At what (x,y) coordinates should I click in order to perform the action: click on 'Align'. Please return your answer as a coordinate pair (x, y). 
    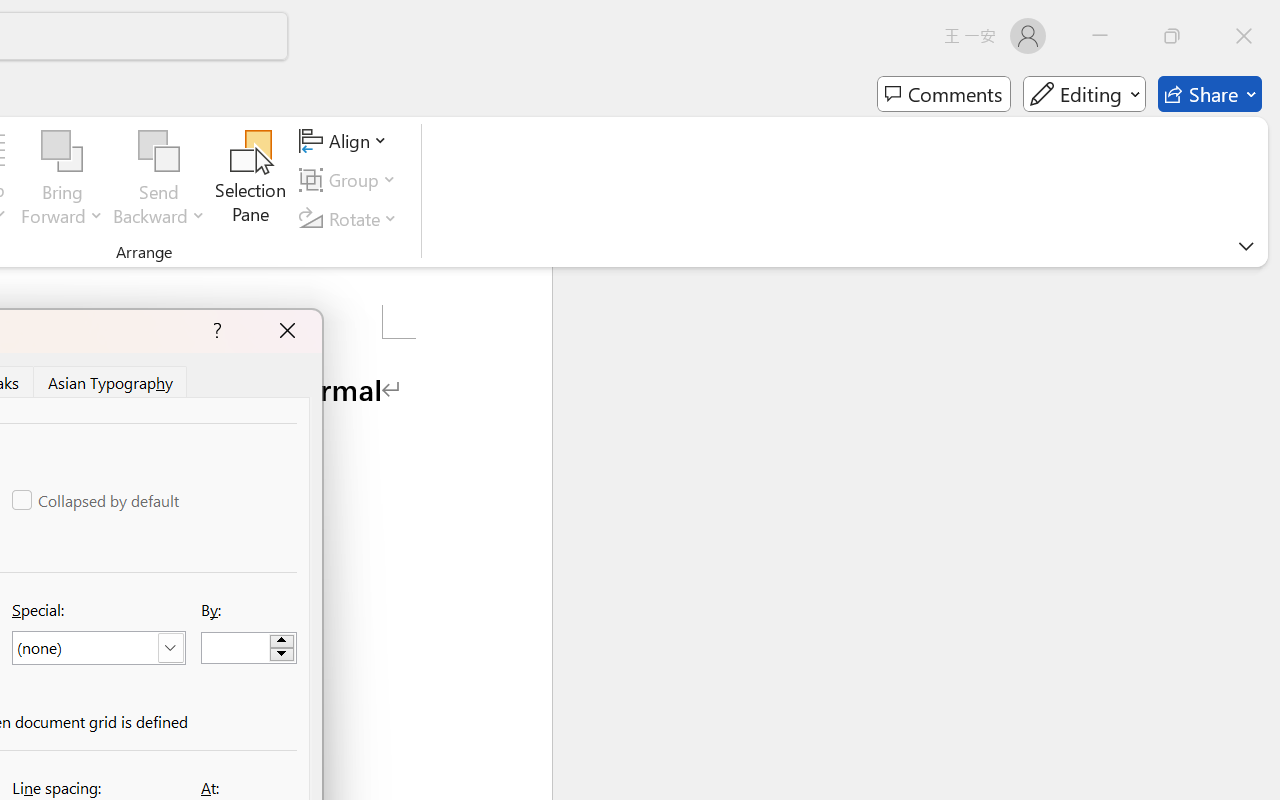
    Looking at the image, I should click on (346, 141).